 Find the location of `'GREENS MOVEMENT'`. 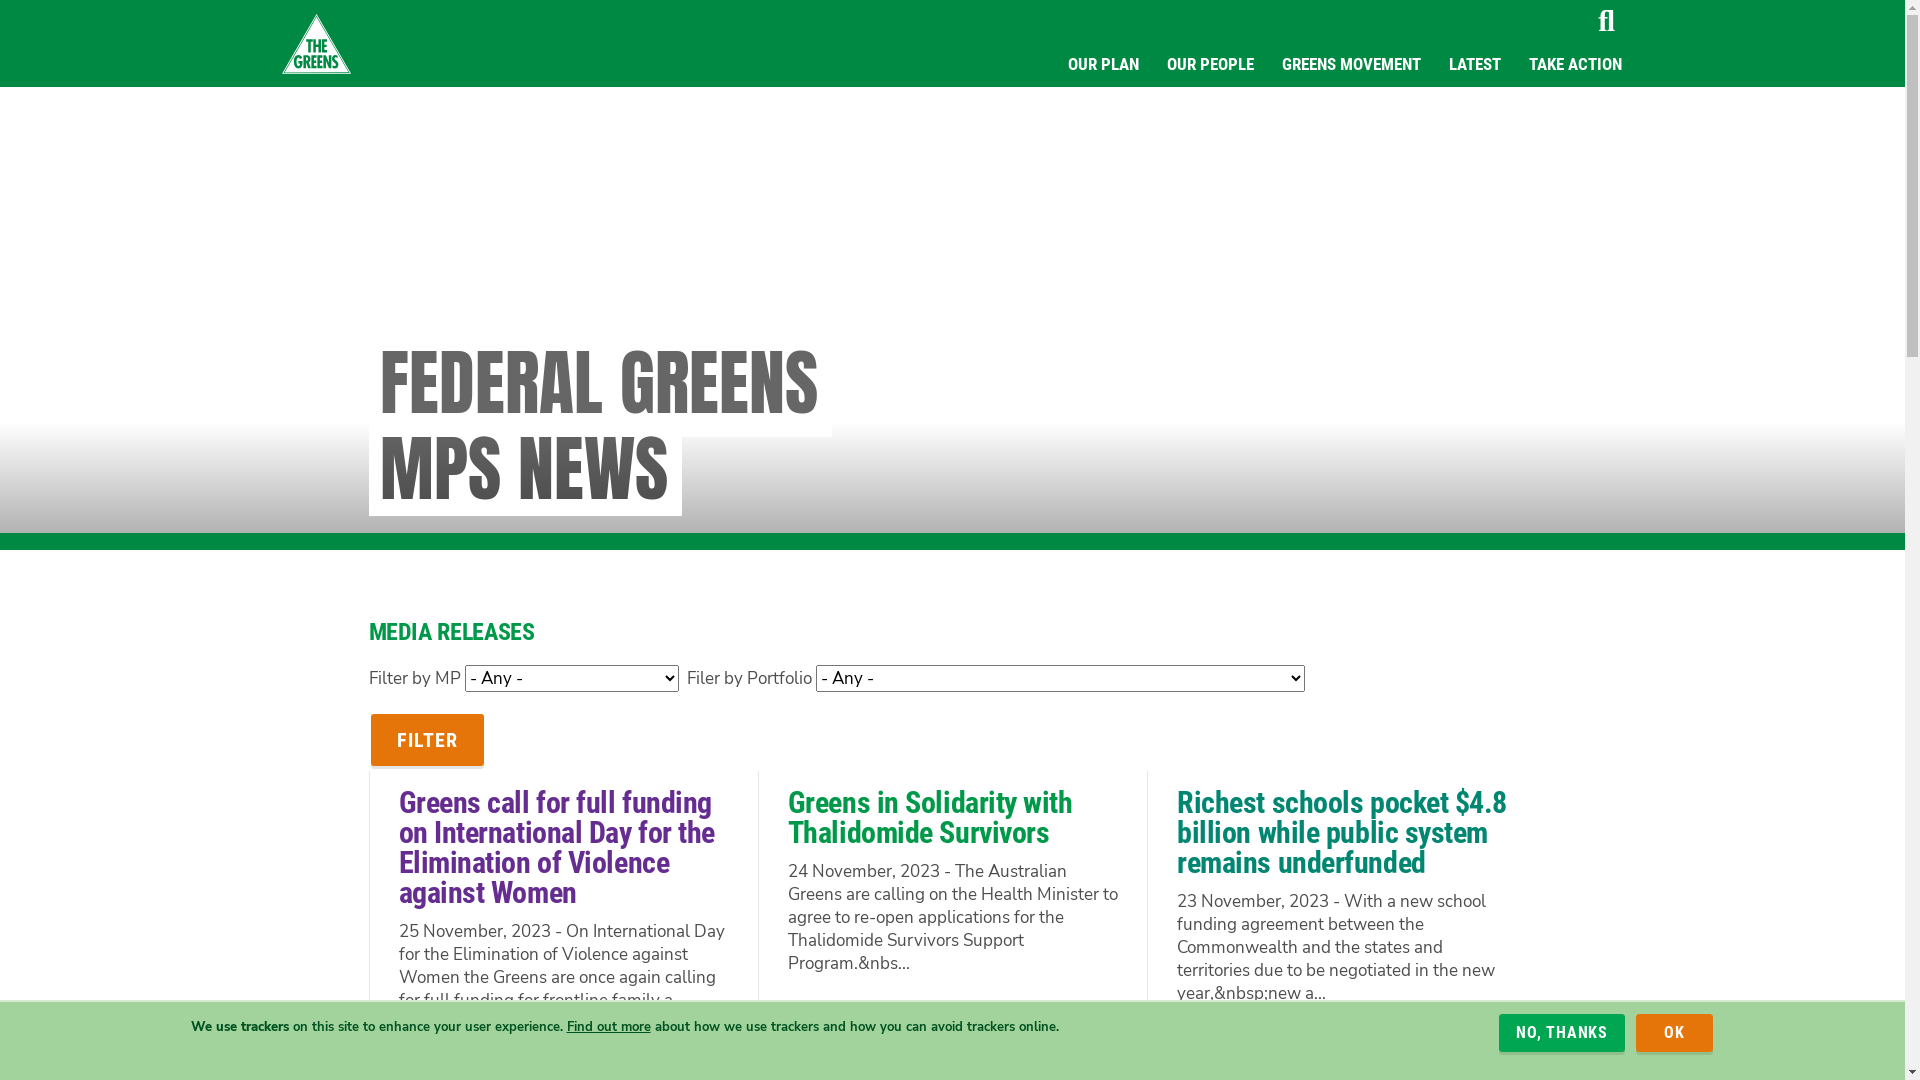

'GREENS MOVEMENT' is located at coordinates (1266, 63).